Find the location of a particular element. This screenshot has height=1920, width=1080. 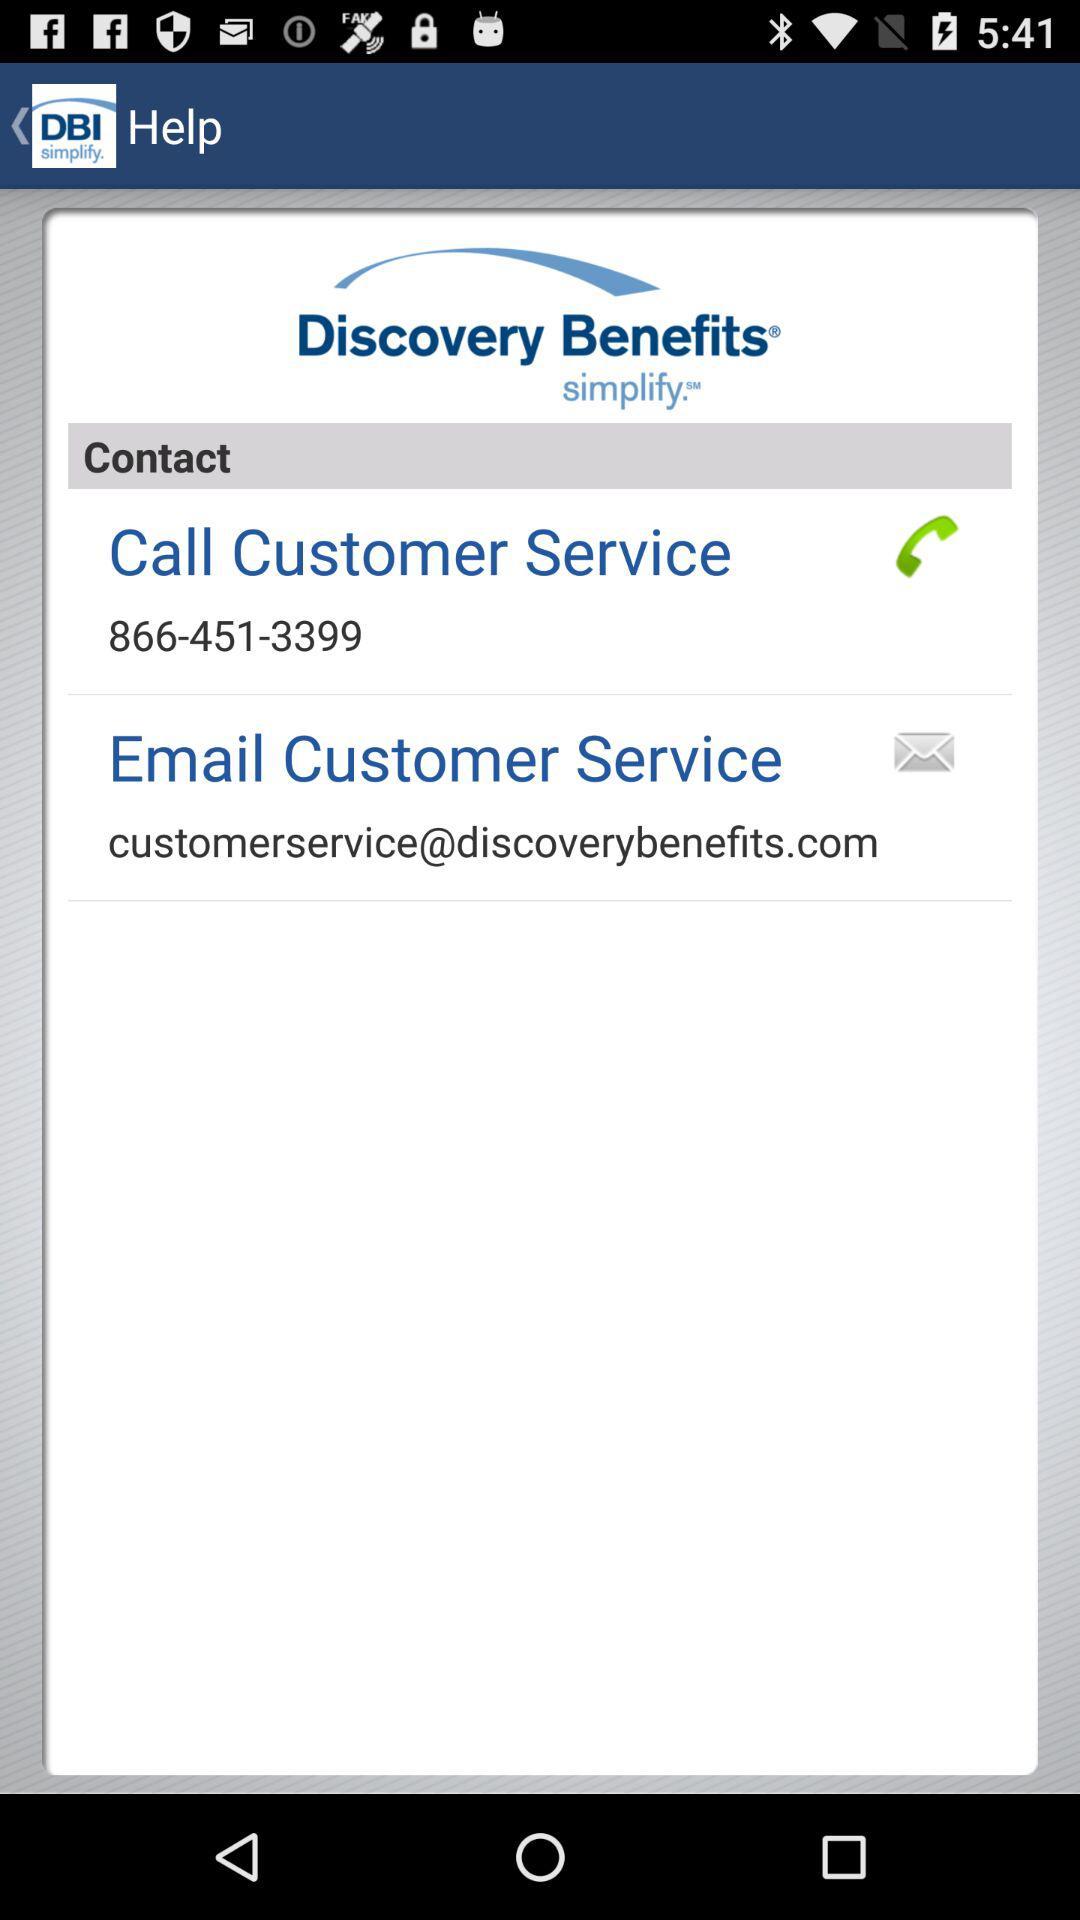

customerservice@discoverybenefits.com app is located at coordinates (493, 840).